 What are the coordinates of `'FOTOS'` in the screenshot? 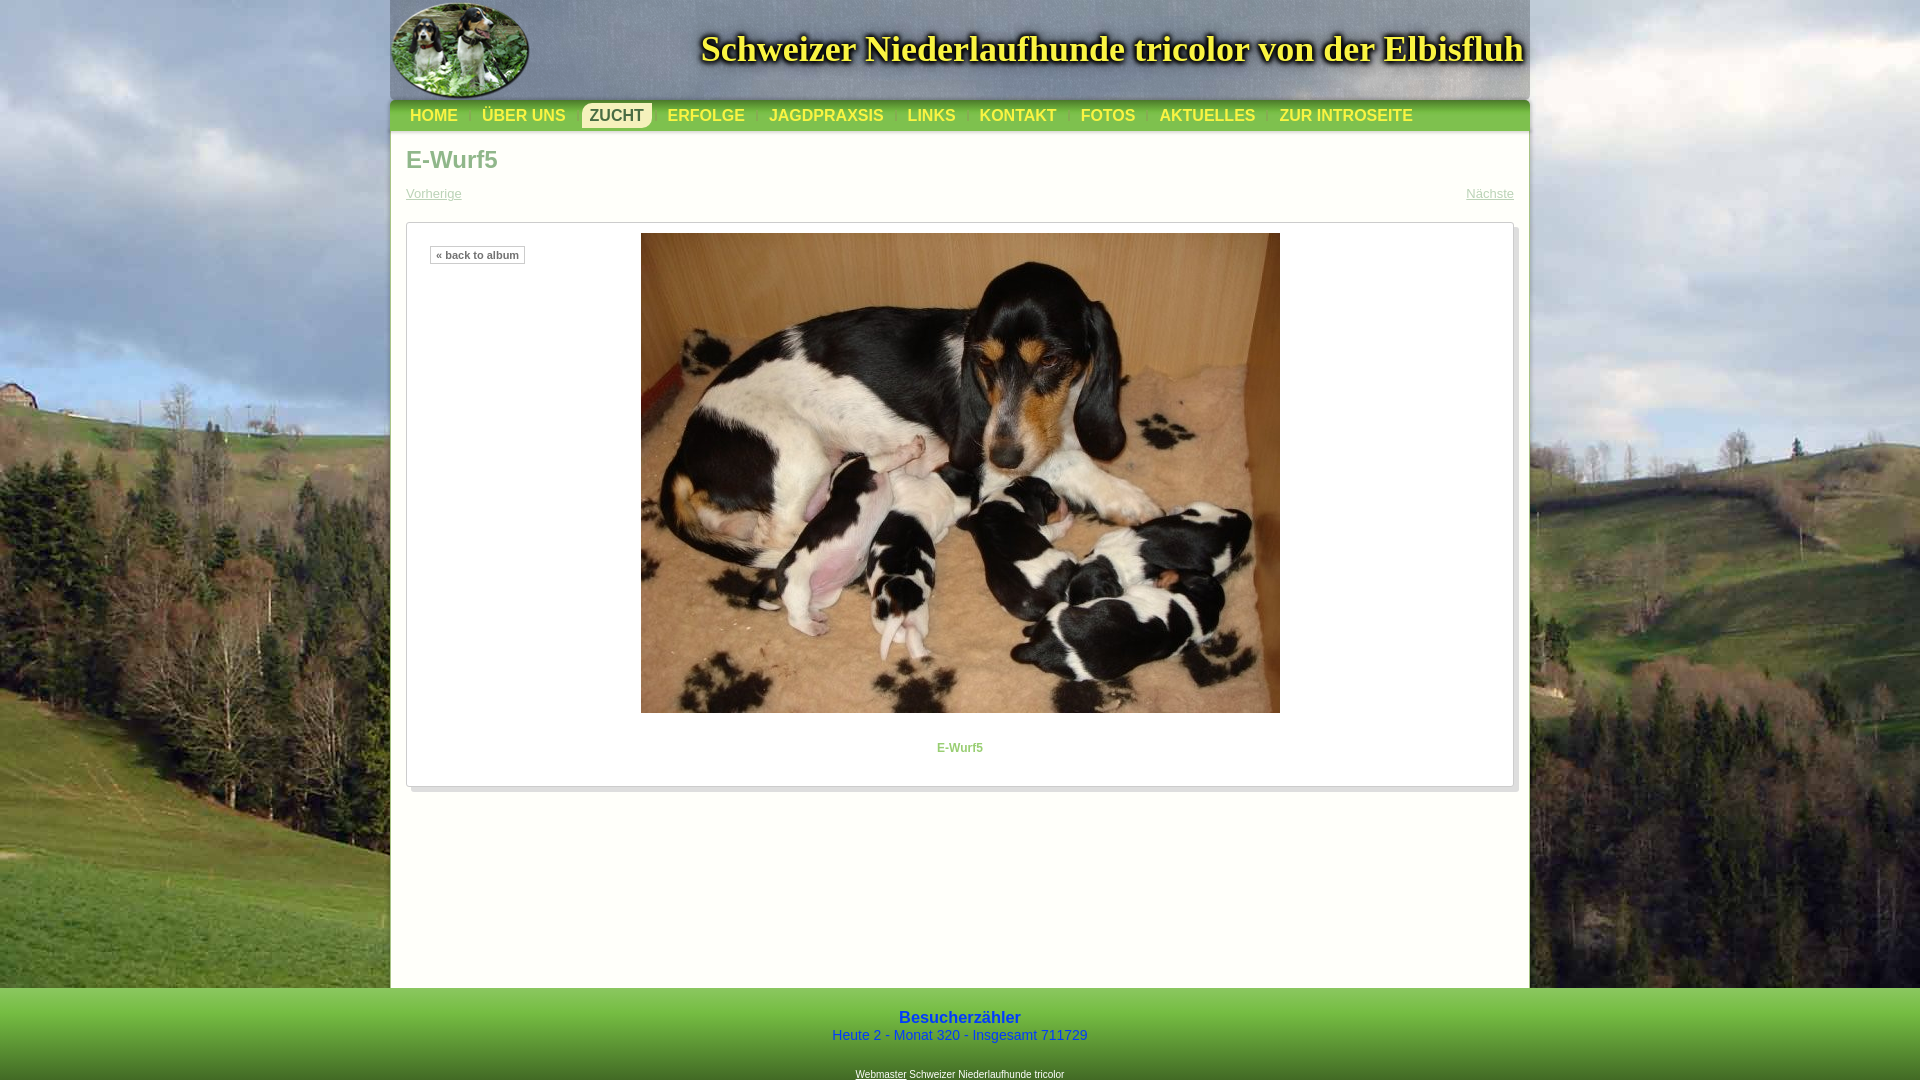 It's located at (1107, 115).